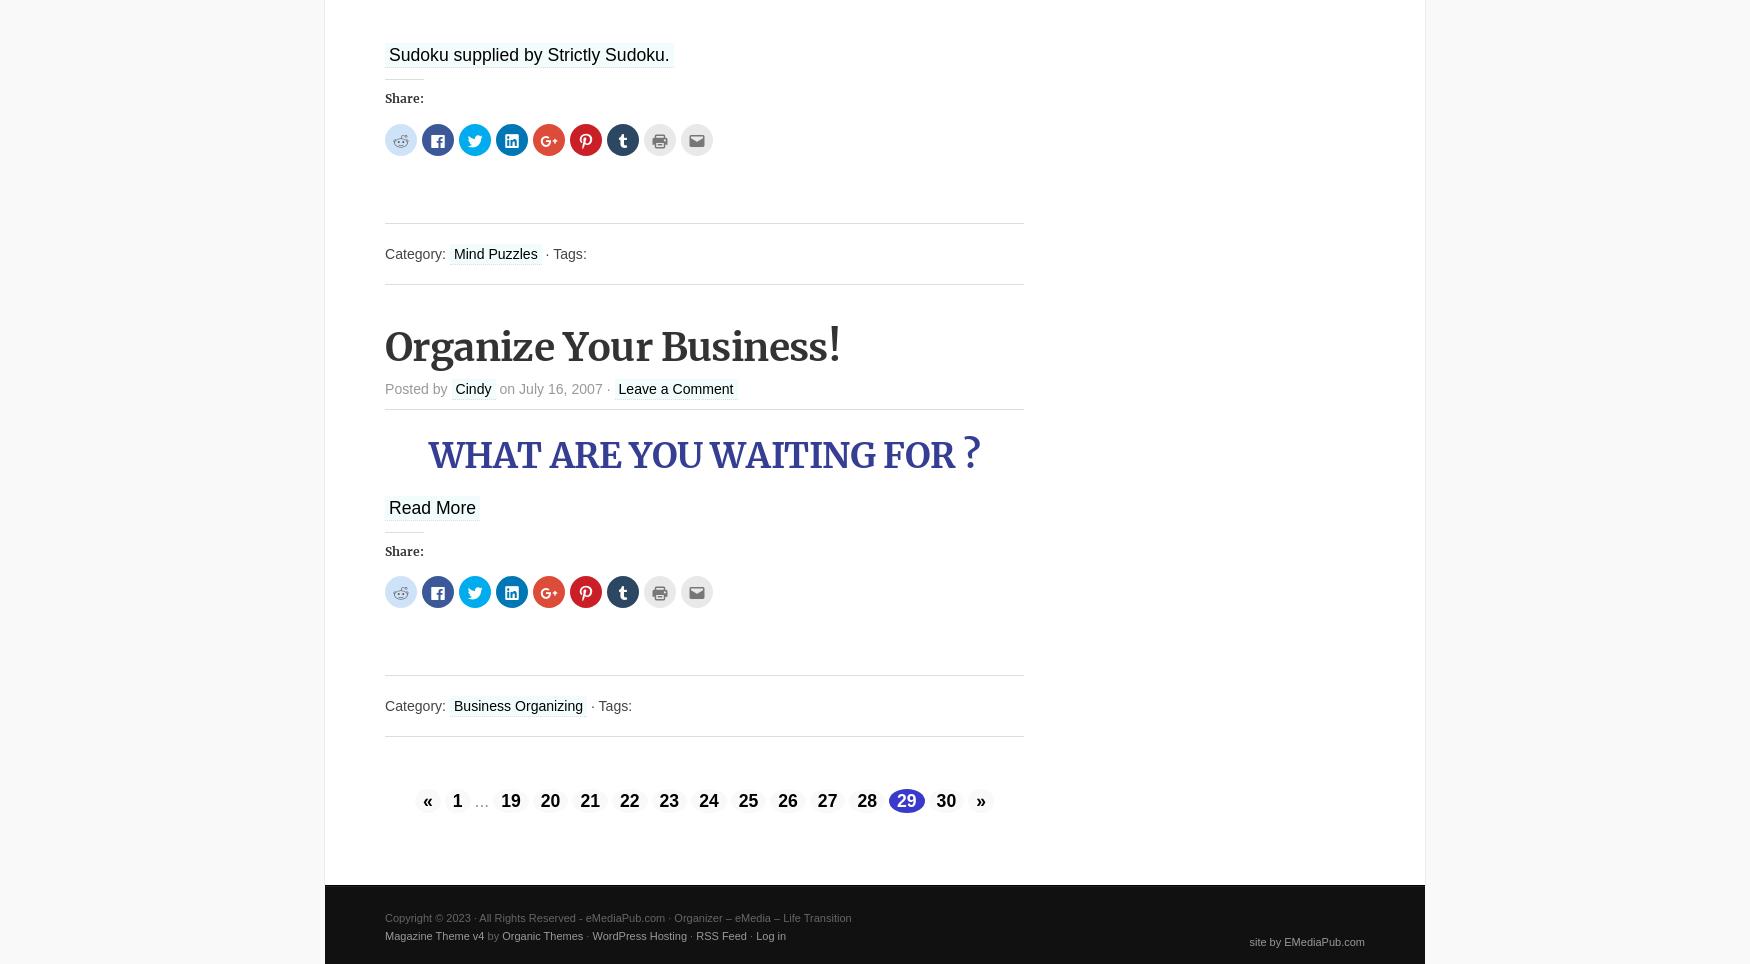 The height and width of the screenshot is (964, 1750). What do you see at coordinates (500, 800) in the screenshot?
I see `'19'` at bounding box center [500, 800].